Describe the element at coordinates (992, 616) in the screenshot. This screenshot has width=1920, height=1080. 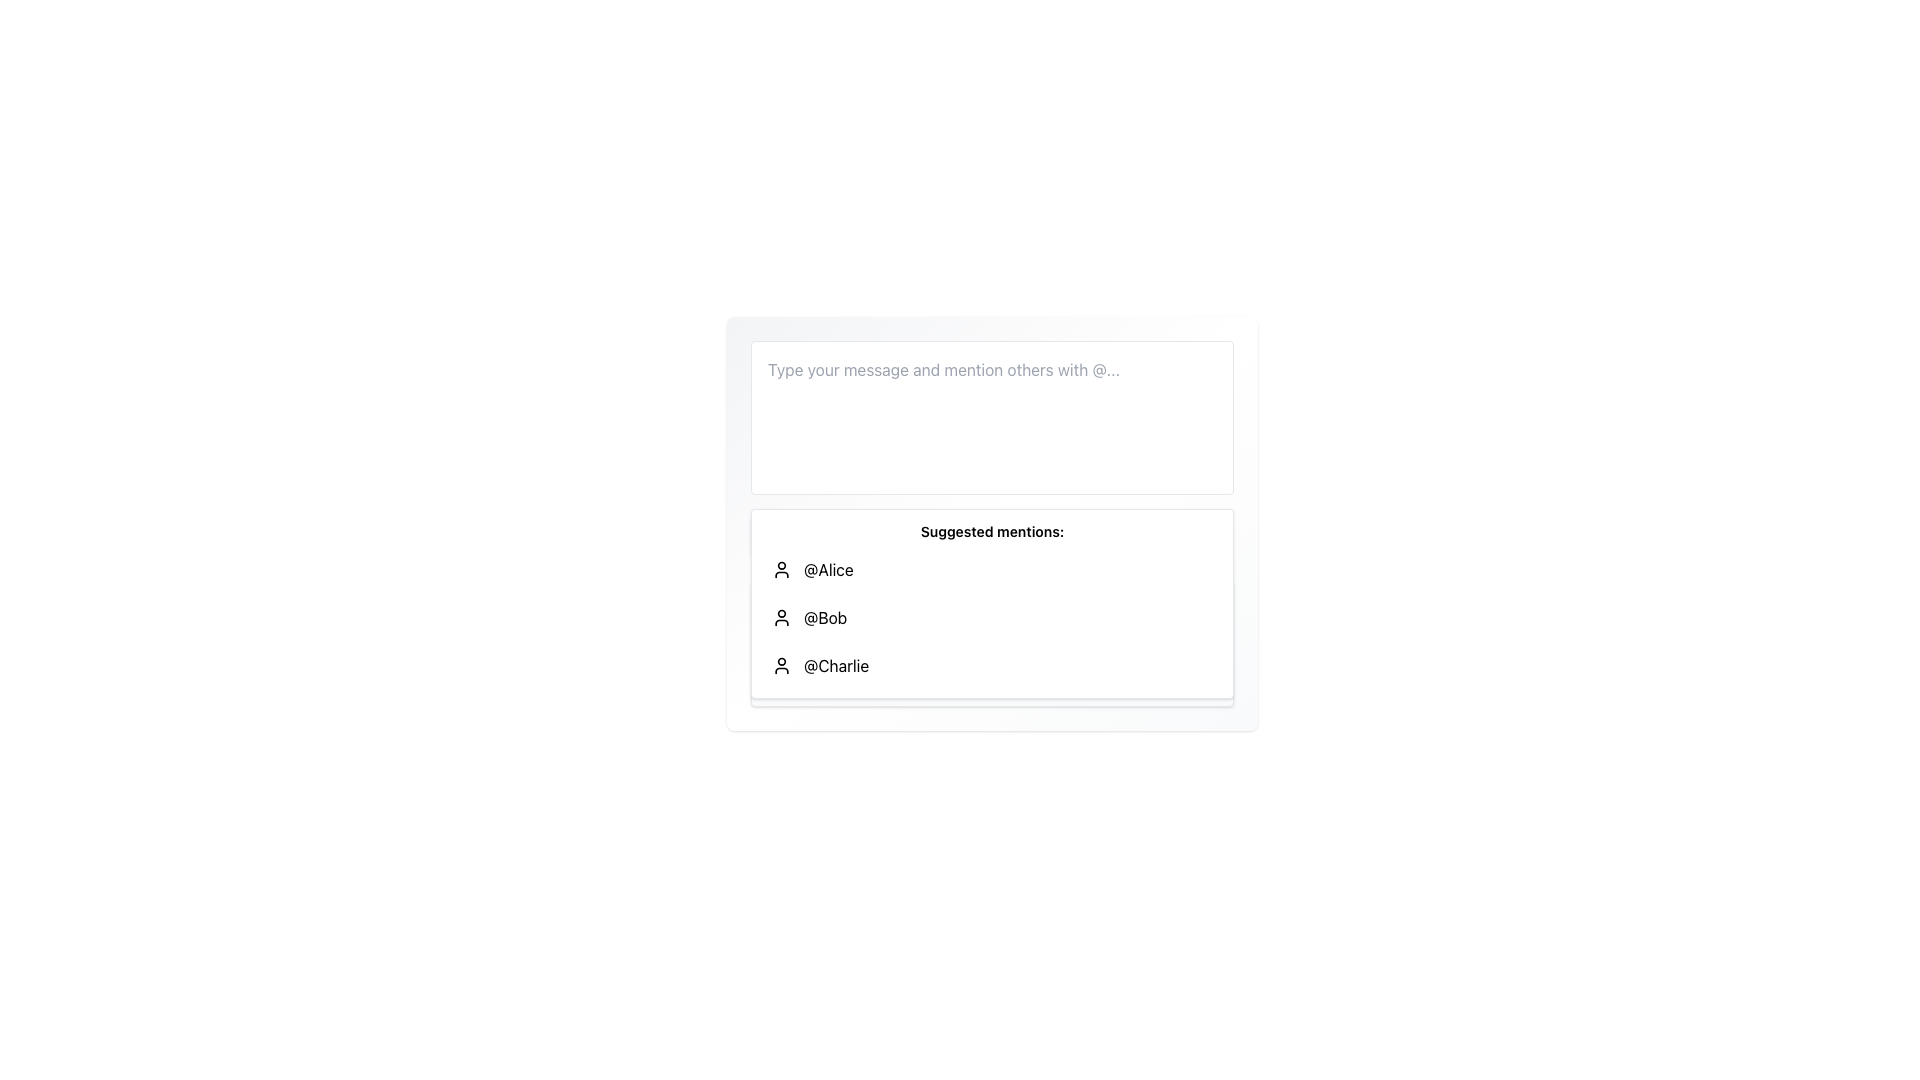
I see `the list item '@Bob'` at that location.